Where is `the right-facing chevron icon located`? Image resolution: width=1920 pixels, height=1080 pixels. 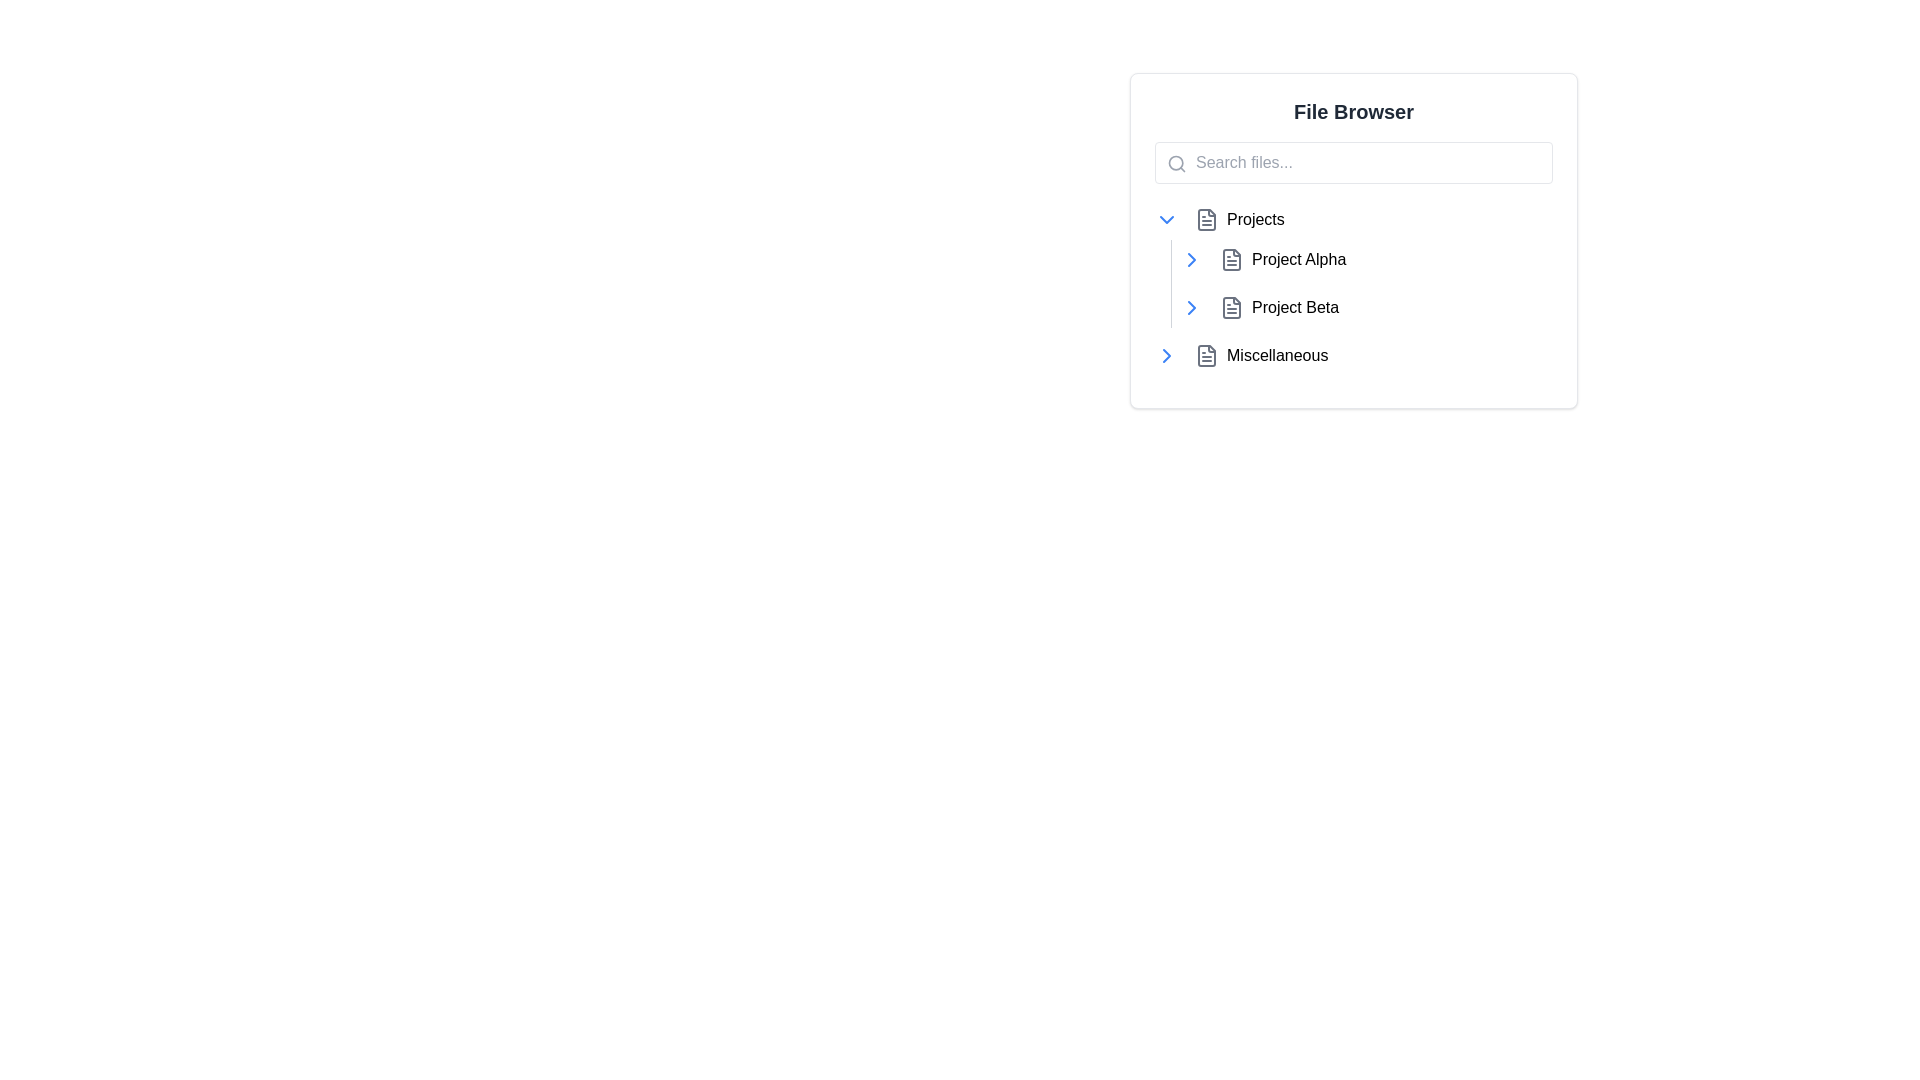
the right-facing chevron icon located is located at coordinates (1191, 308).